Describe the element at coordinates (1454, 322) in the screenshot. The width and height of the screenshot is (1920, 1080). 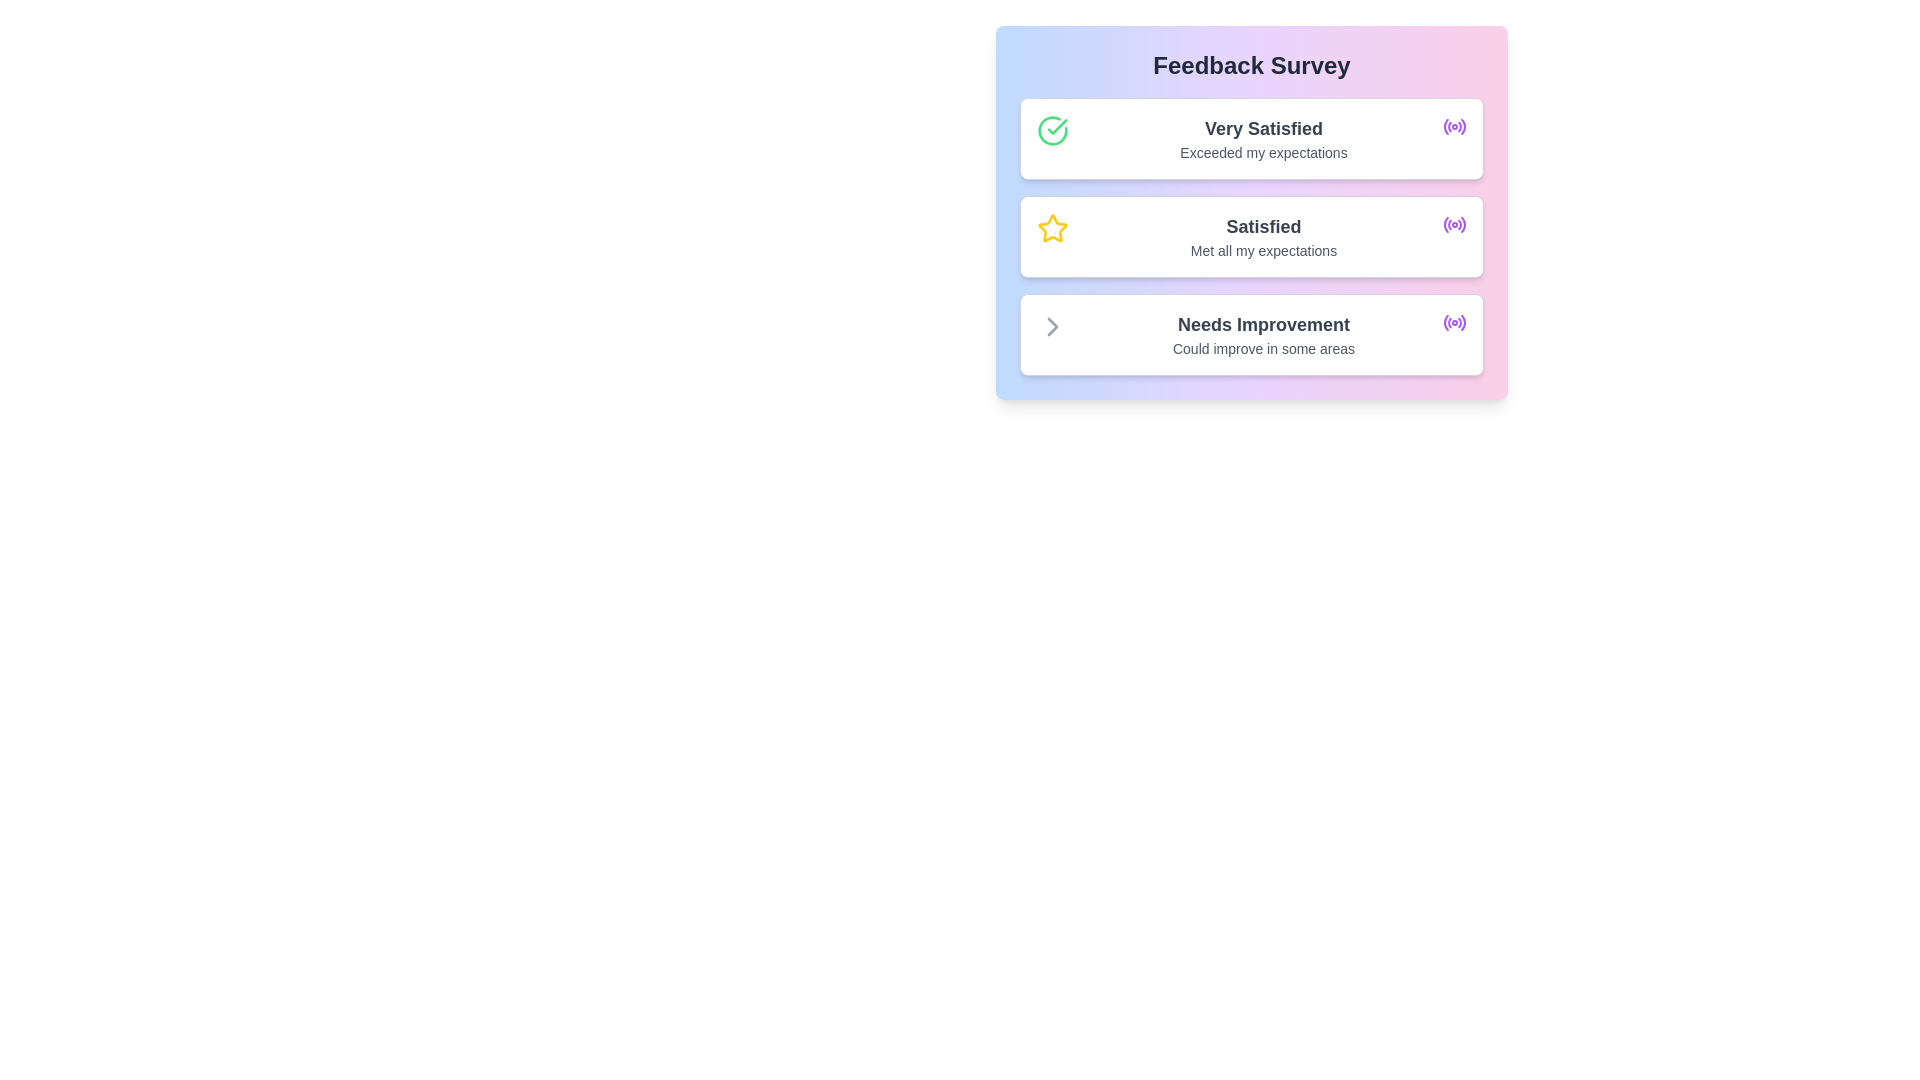
I see `the purple radio wave icon located at the far right of the 'Needs Improvement' row in the feedback survey card` at that location.